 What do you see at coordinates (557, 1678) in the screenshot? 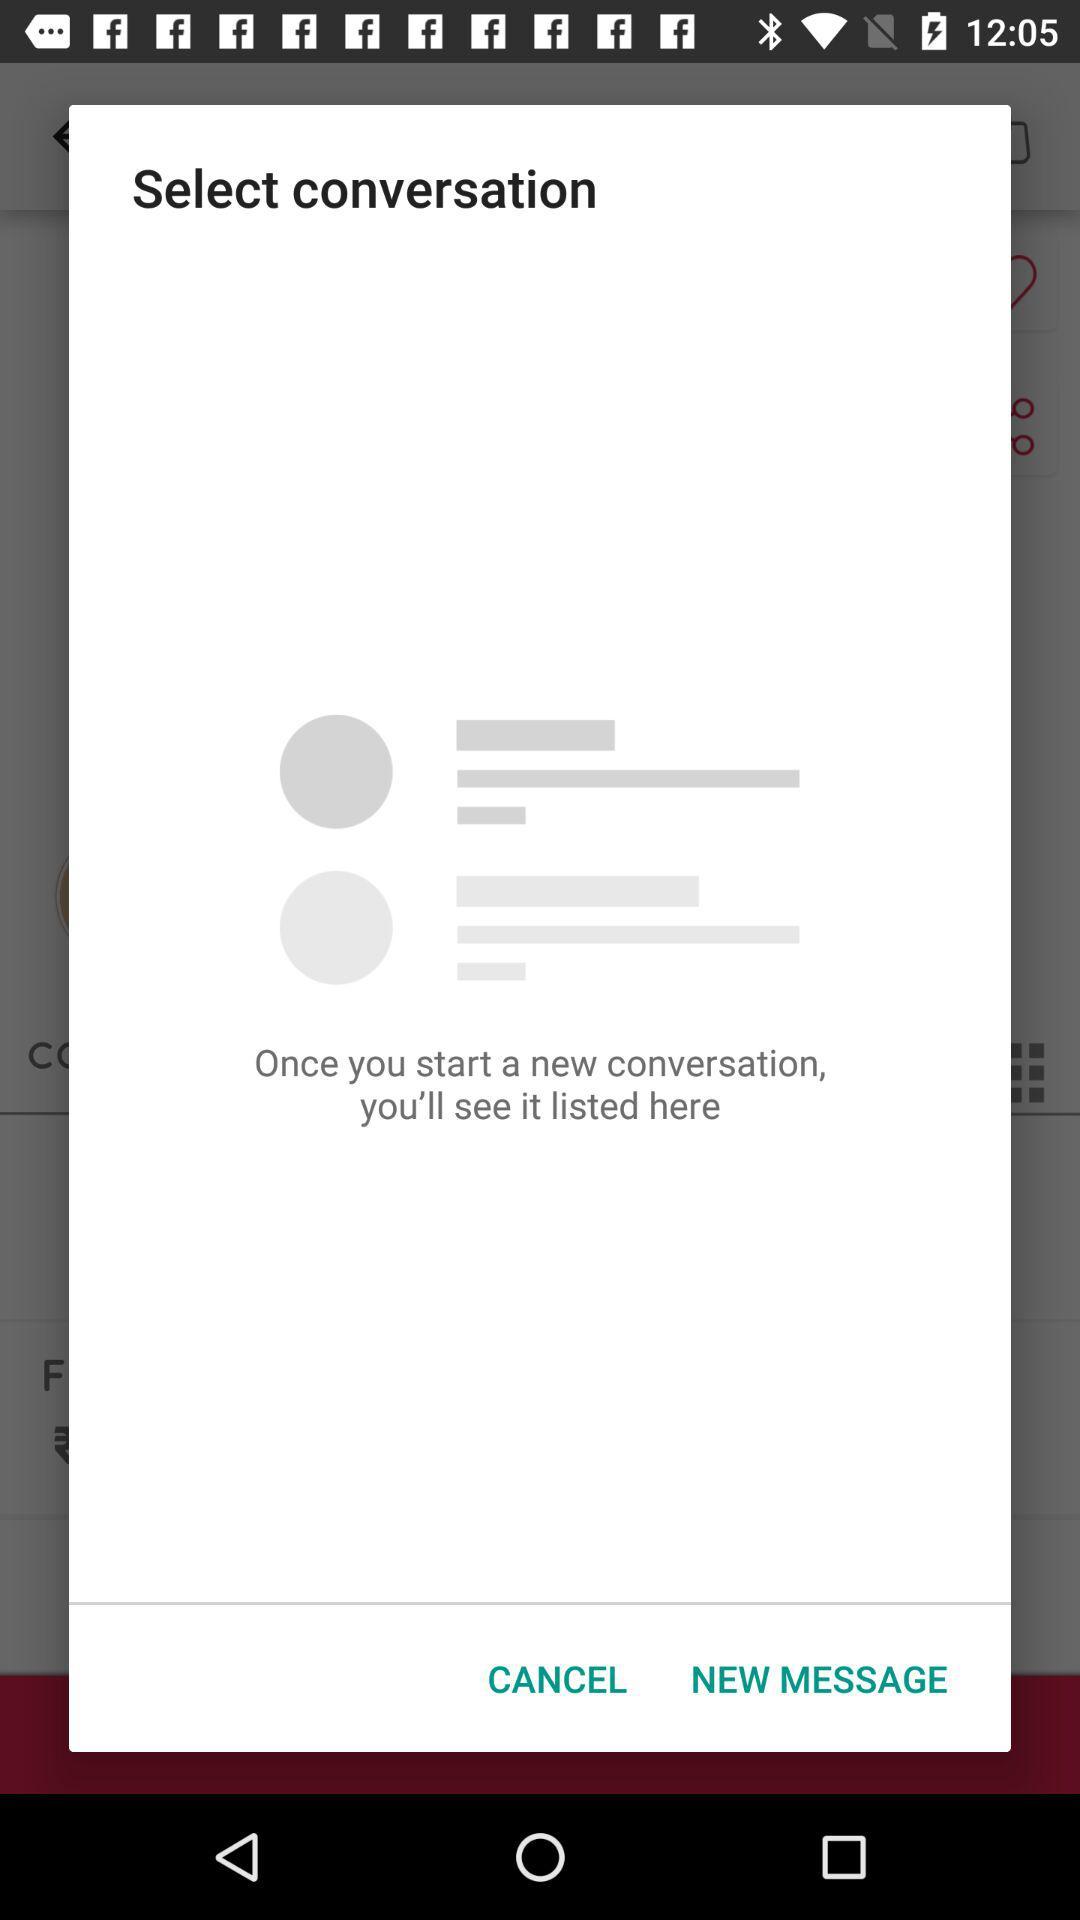
I see `the cancel button` at bounding box center [557, 1678].